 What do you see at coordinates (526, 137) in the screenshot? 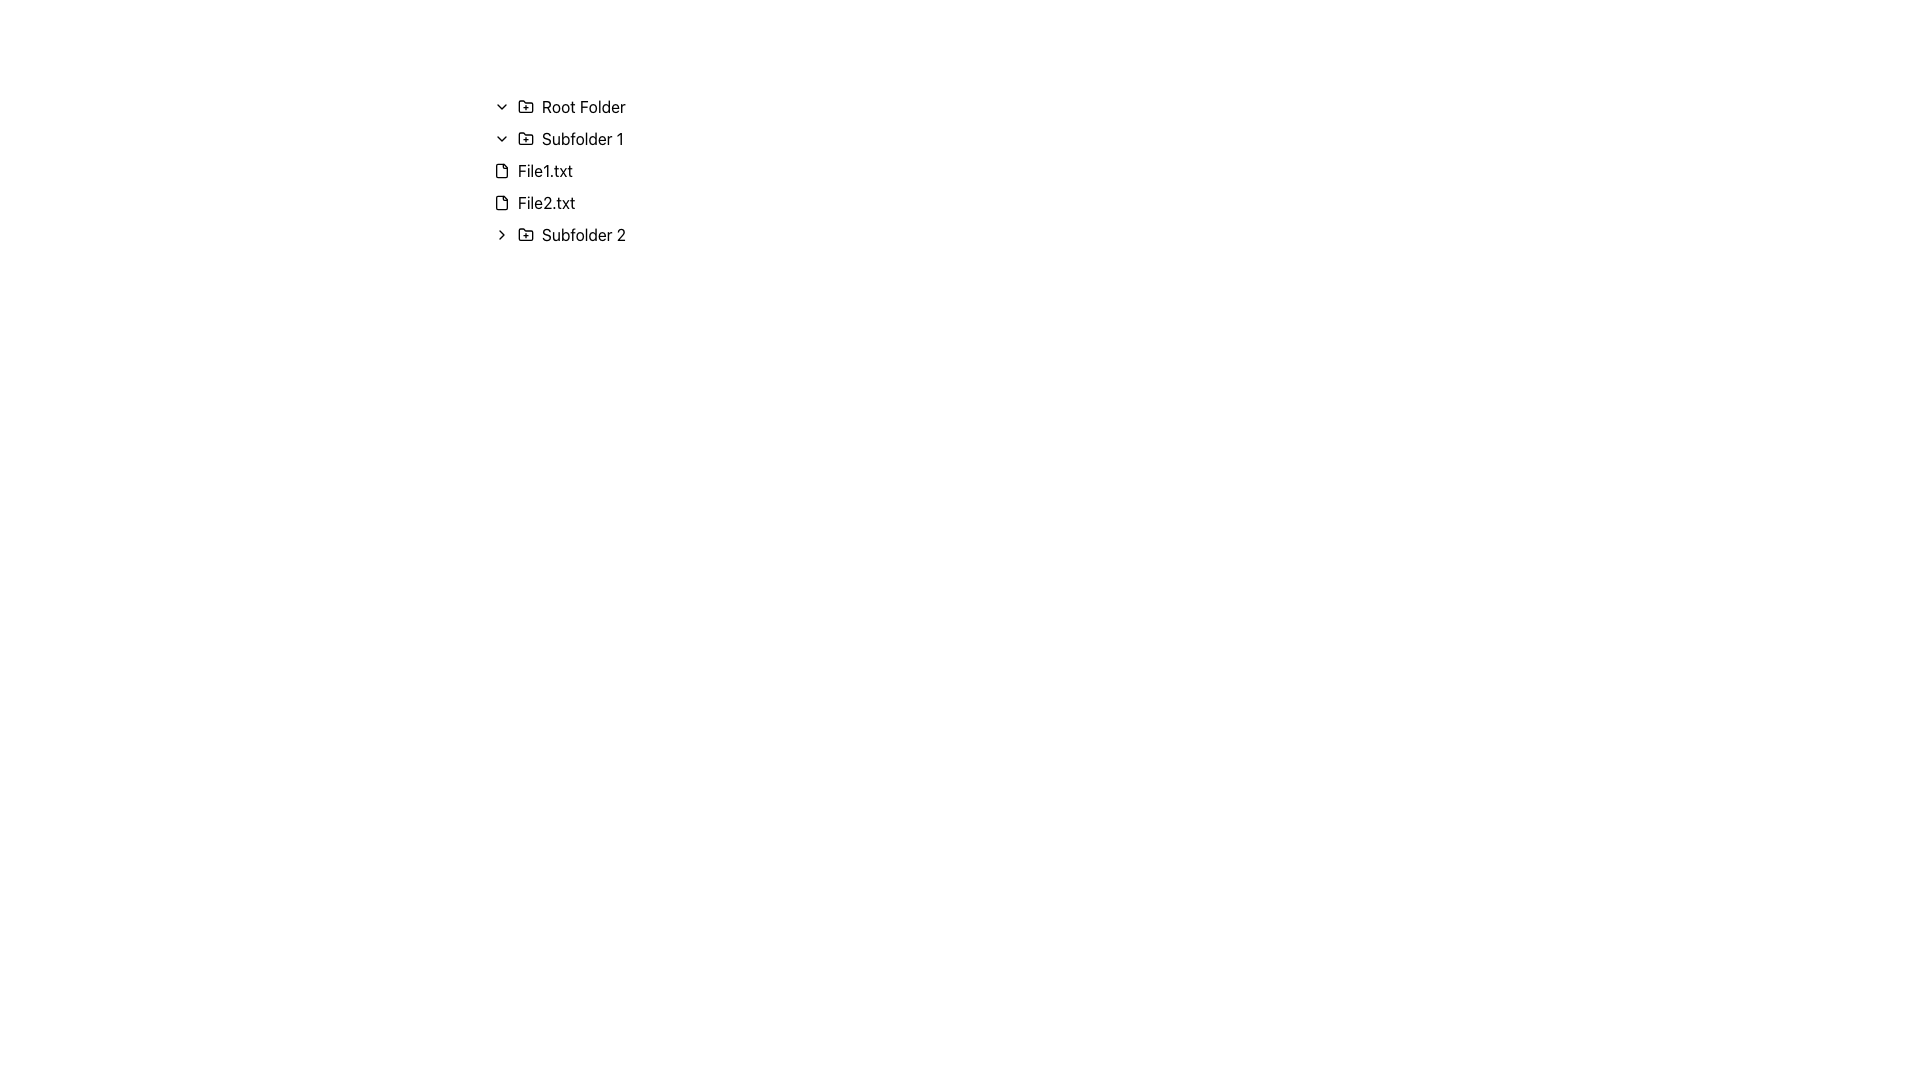
I see `the graphical folder icon with a plus sign located to the left of 'Subfolder 1', which is the first folder-like icon within the expanded hierarchy of the 'Root Folder'` at bounding box center [526, 137].